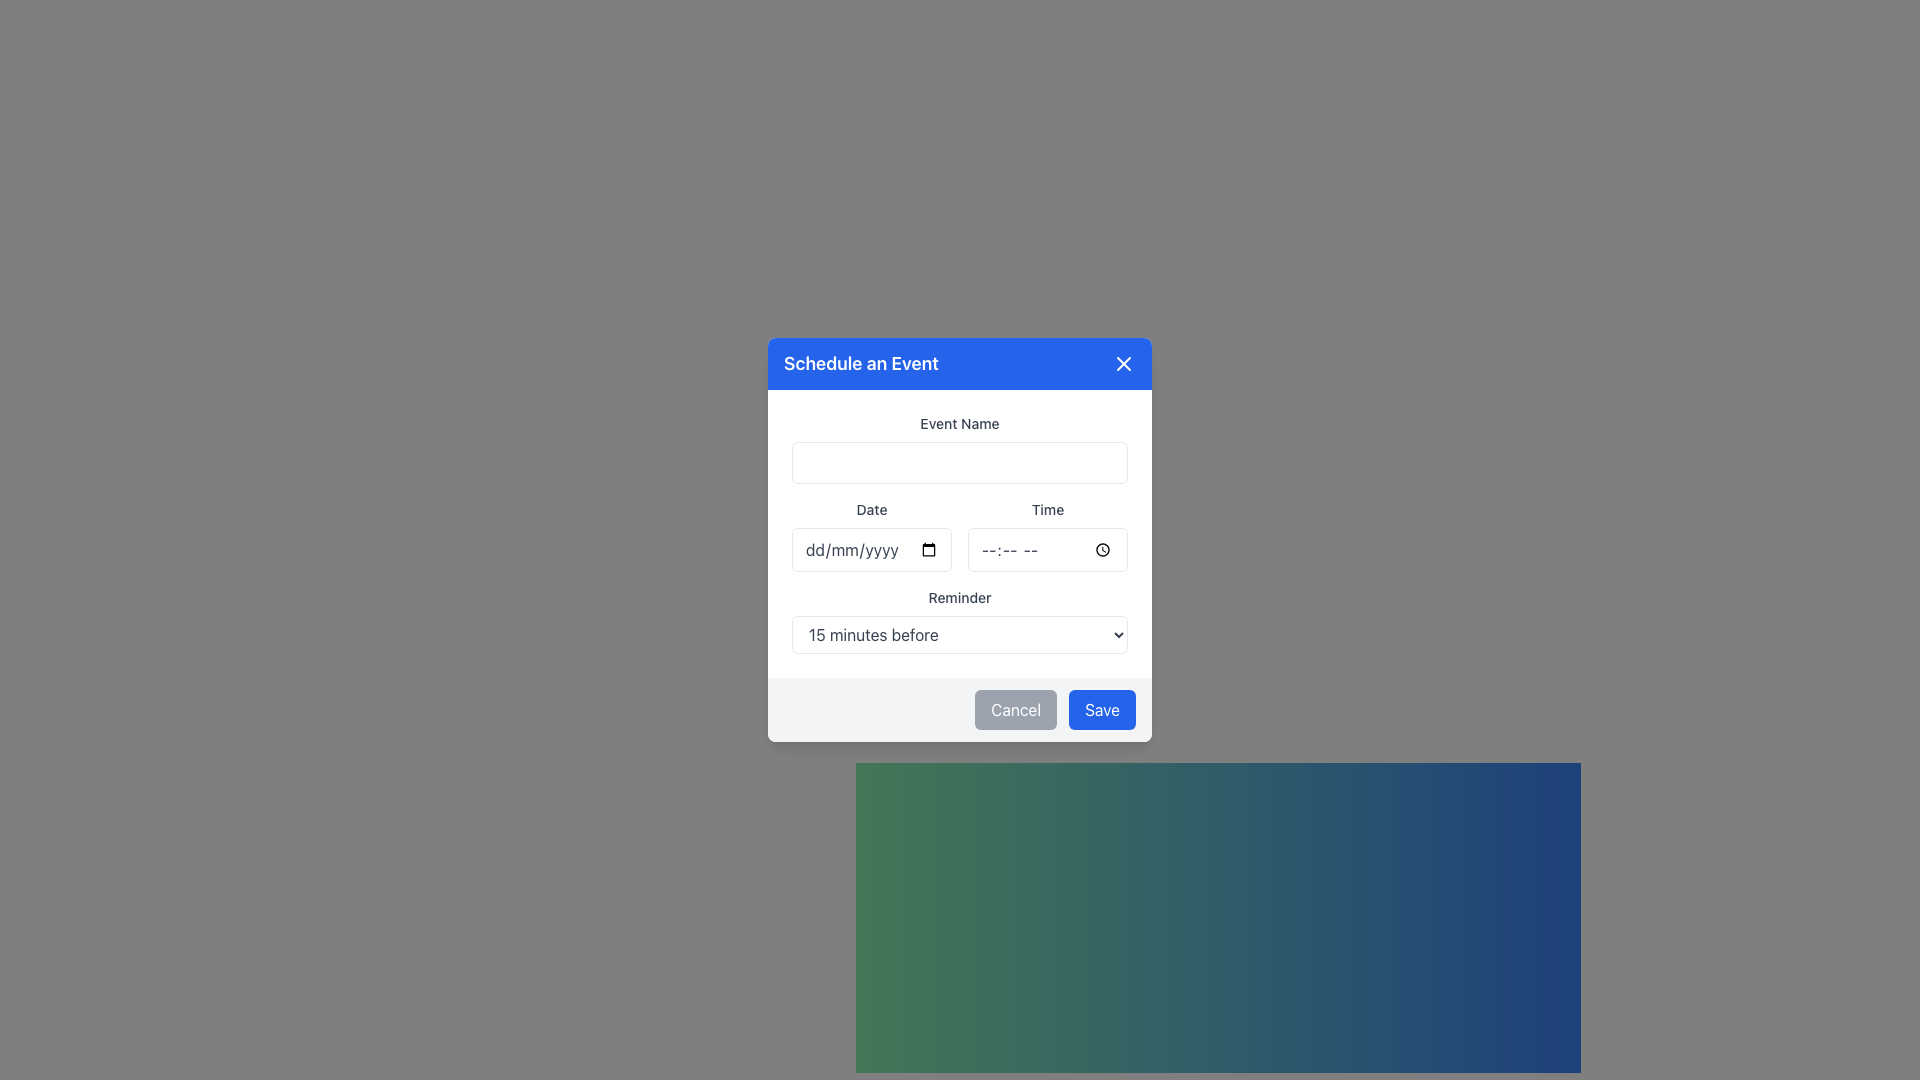 This screenshot has width=1920, height=1080. What do you see at coordinates (1046, 508) in the screenshot?
I see `the Text Label that serves as a context label for the adjacent time input field, which is located at the top and slightly to the right of the time input field` at bounding box center [1046, 508].